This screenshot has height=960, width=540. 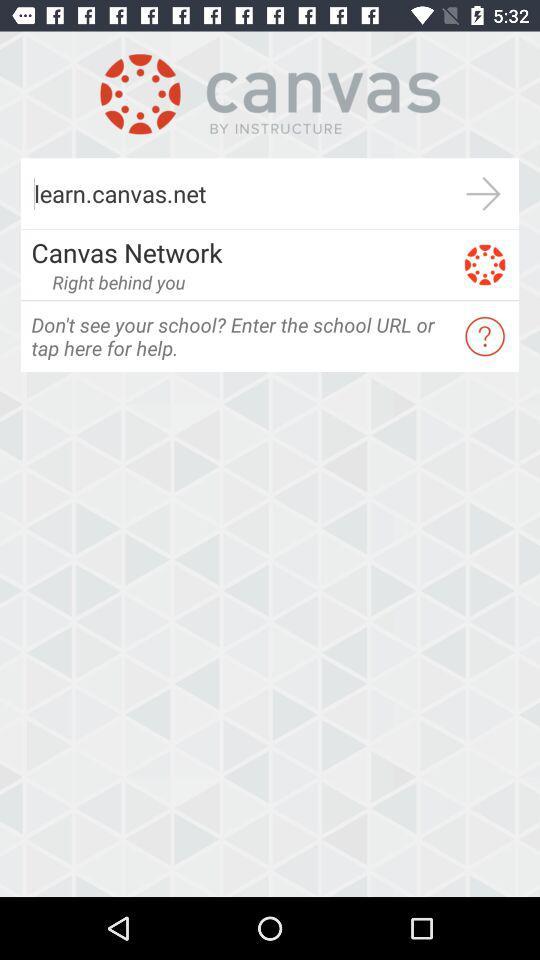 I want to click on the don t see app, so click(x=241, y=336).